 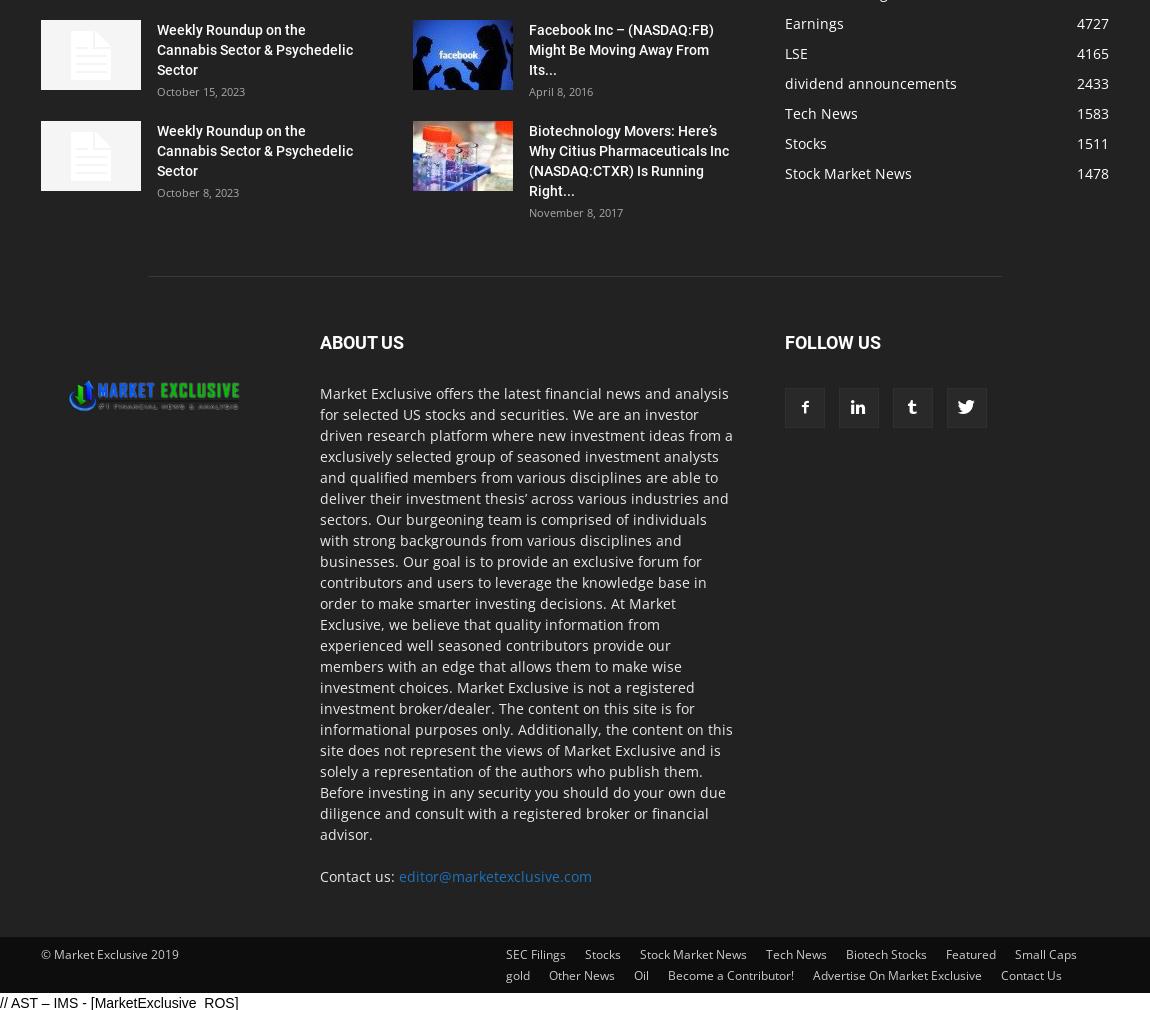 What do you see at coordinates (560, 90) in the screenshot?
I see `'April 8, 2016'` at bounding box center [560, 90].